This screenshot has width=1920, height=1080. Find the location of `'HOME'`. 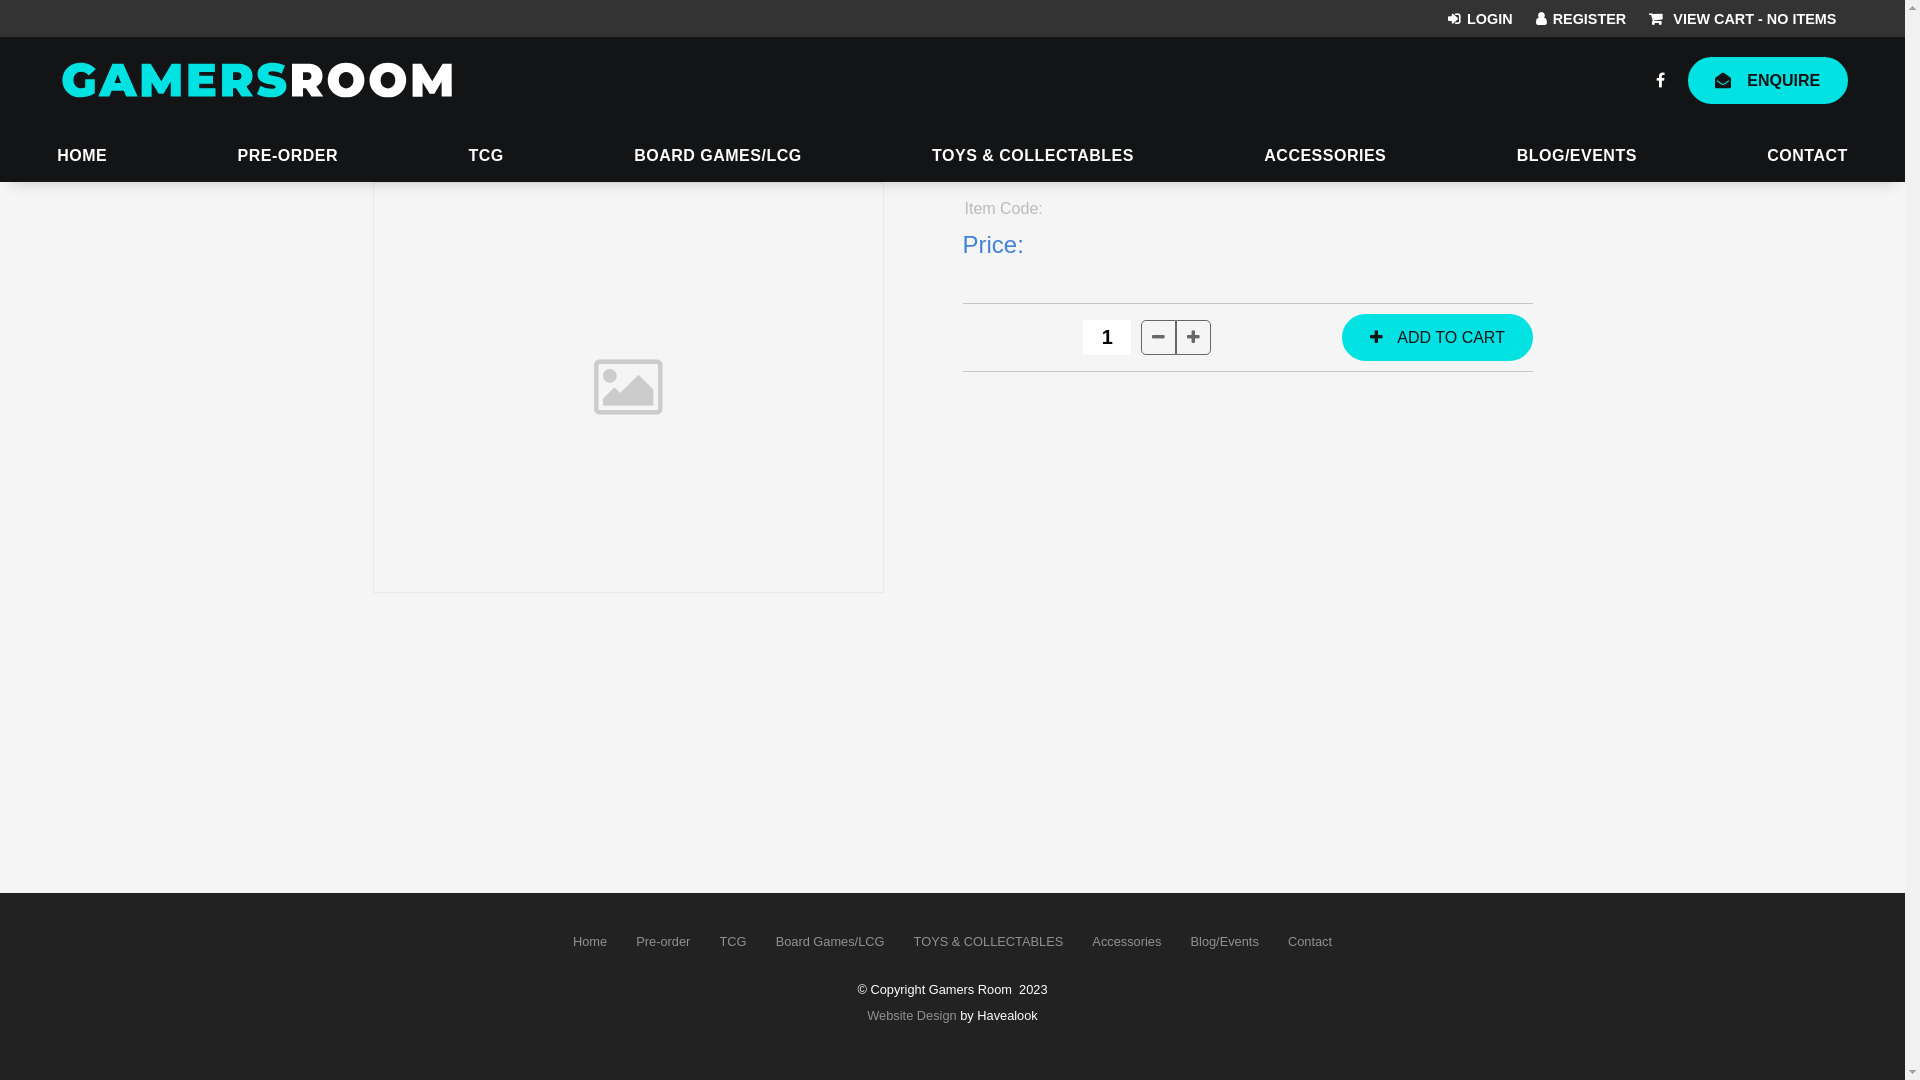

'HOME' is located at coordinates (57, 156).